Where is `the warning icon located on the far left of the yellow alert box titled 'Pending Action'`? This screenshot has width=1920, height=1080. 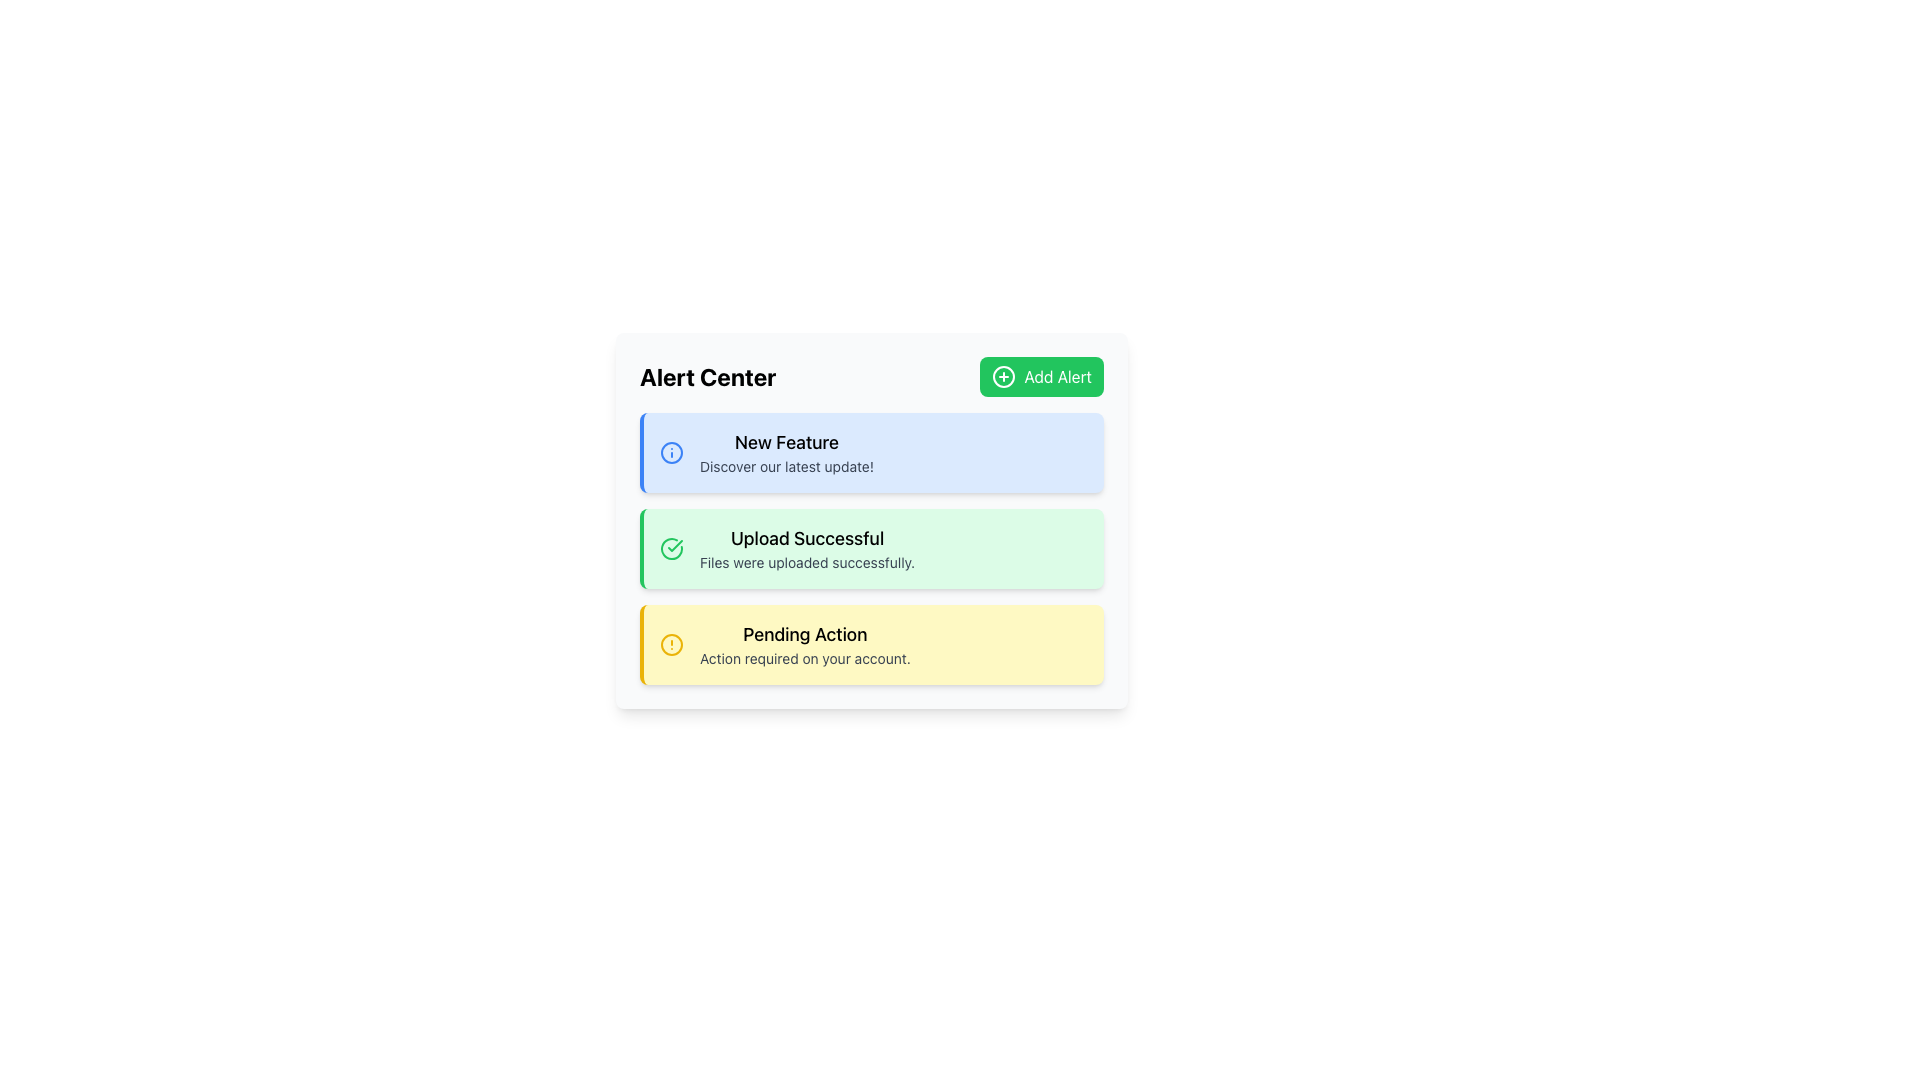
the warning icon located on the far left of the yellow alert box titled 'Pending Action' is located at coordinates (672, 644).